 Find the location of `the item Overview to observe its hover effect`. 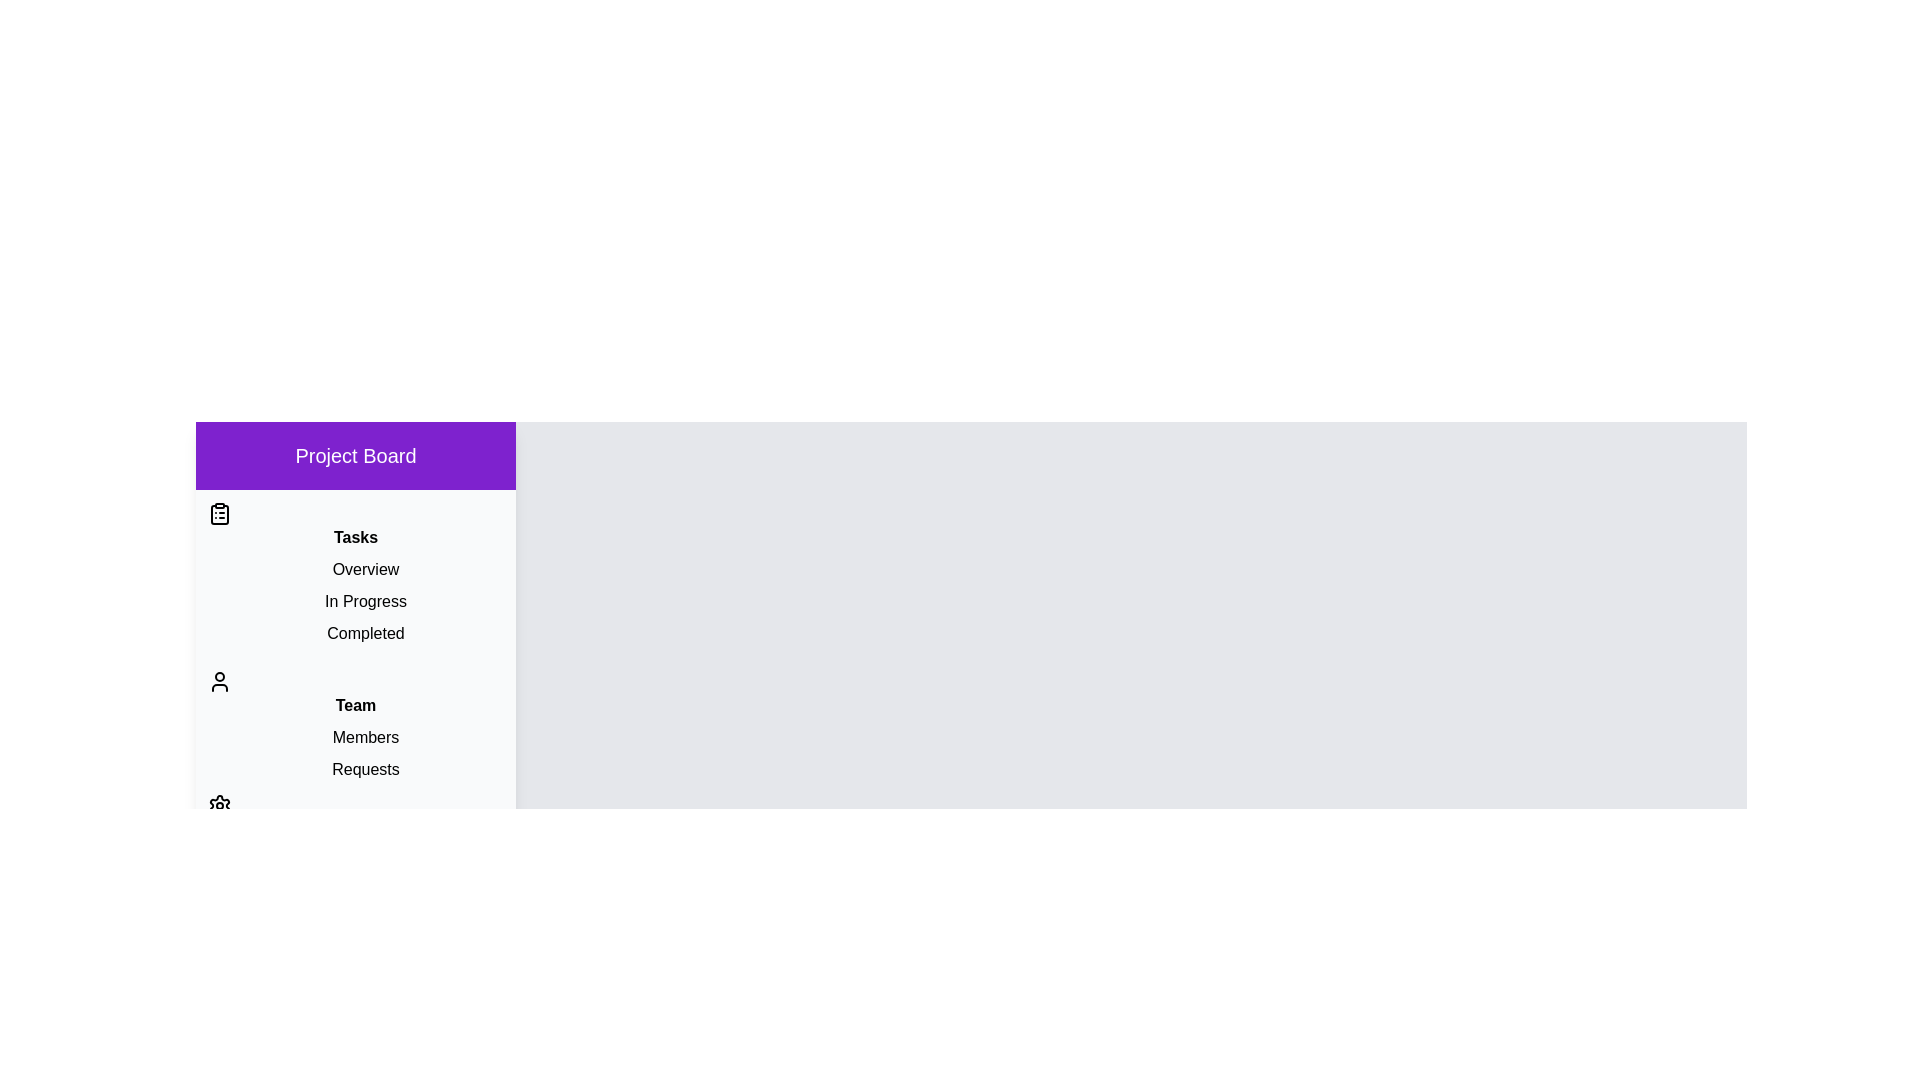

the item Overview to observe its hover effect is located at coordinates (355, 570).